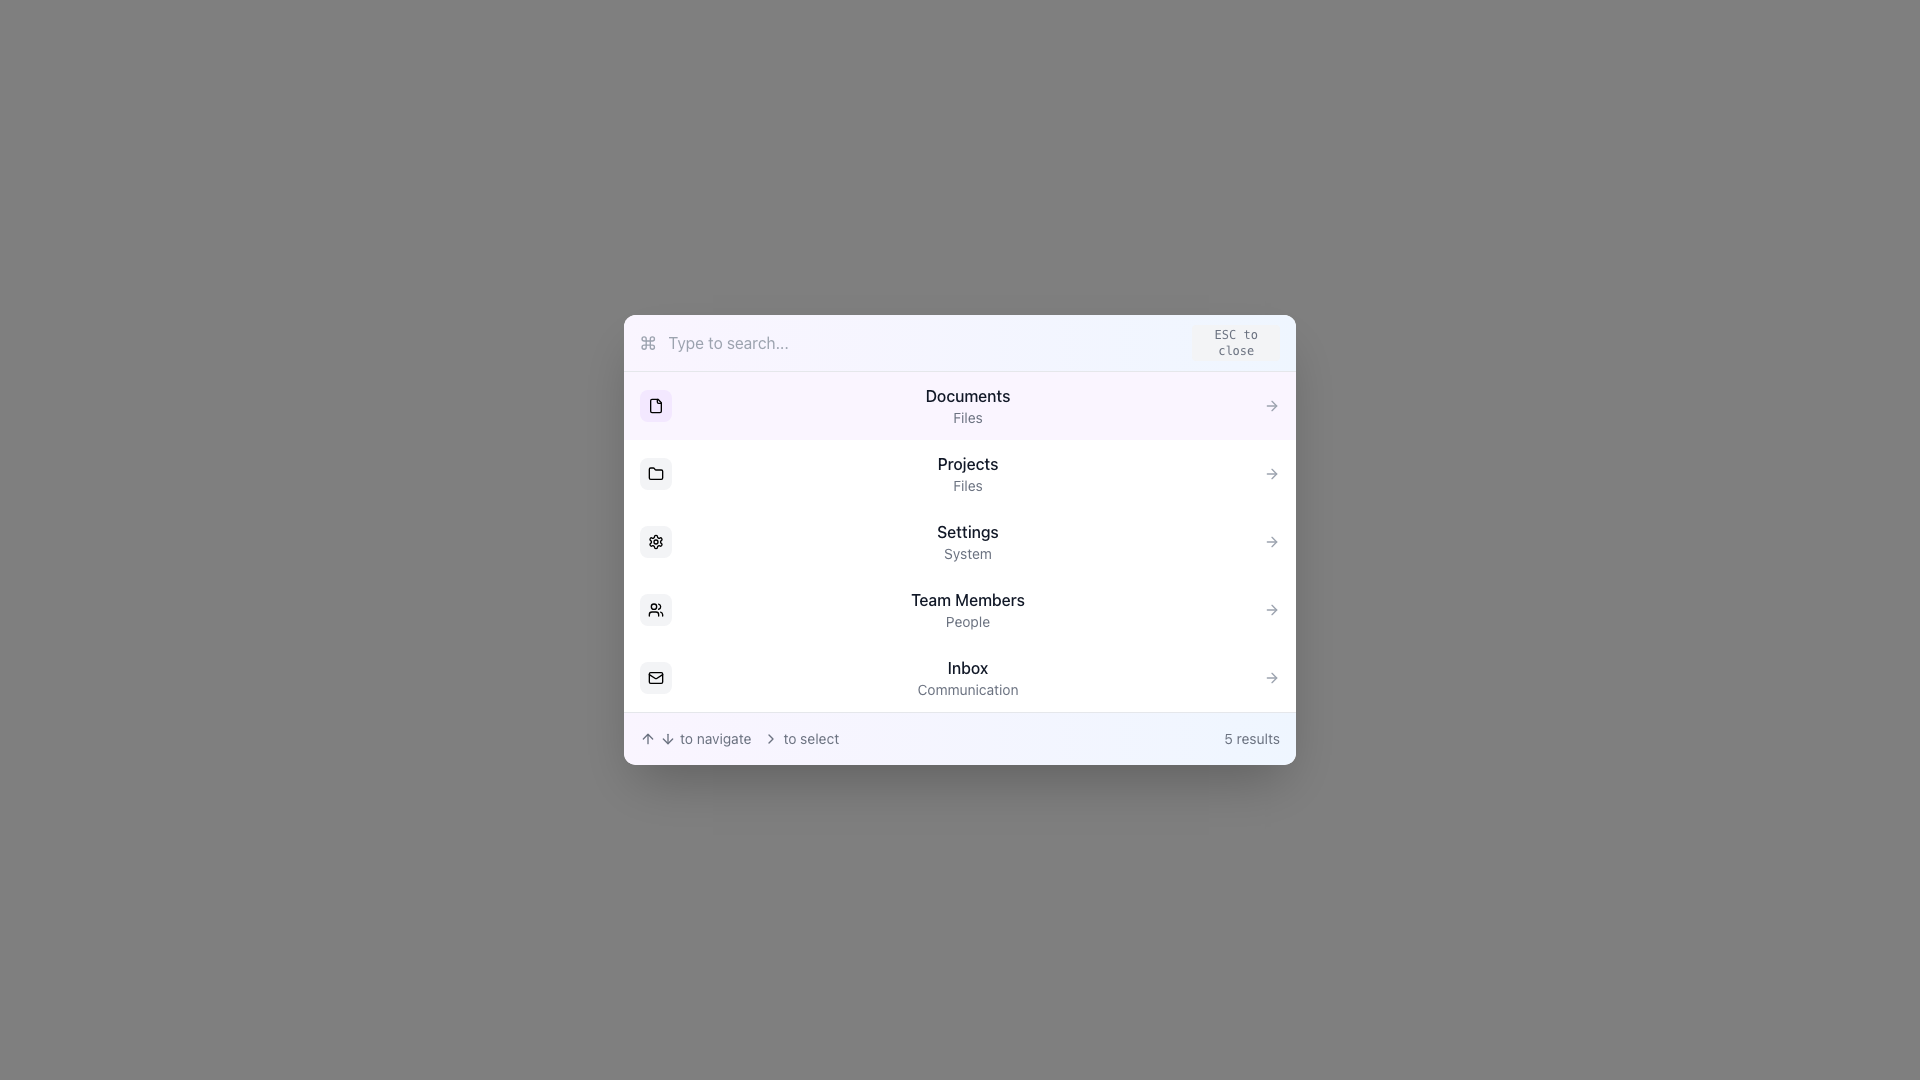  I want to click on the decorative shape embedded in the envelope icon, which signifies the 'Inbox' on the left side of the user interface, so click(656, 677).